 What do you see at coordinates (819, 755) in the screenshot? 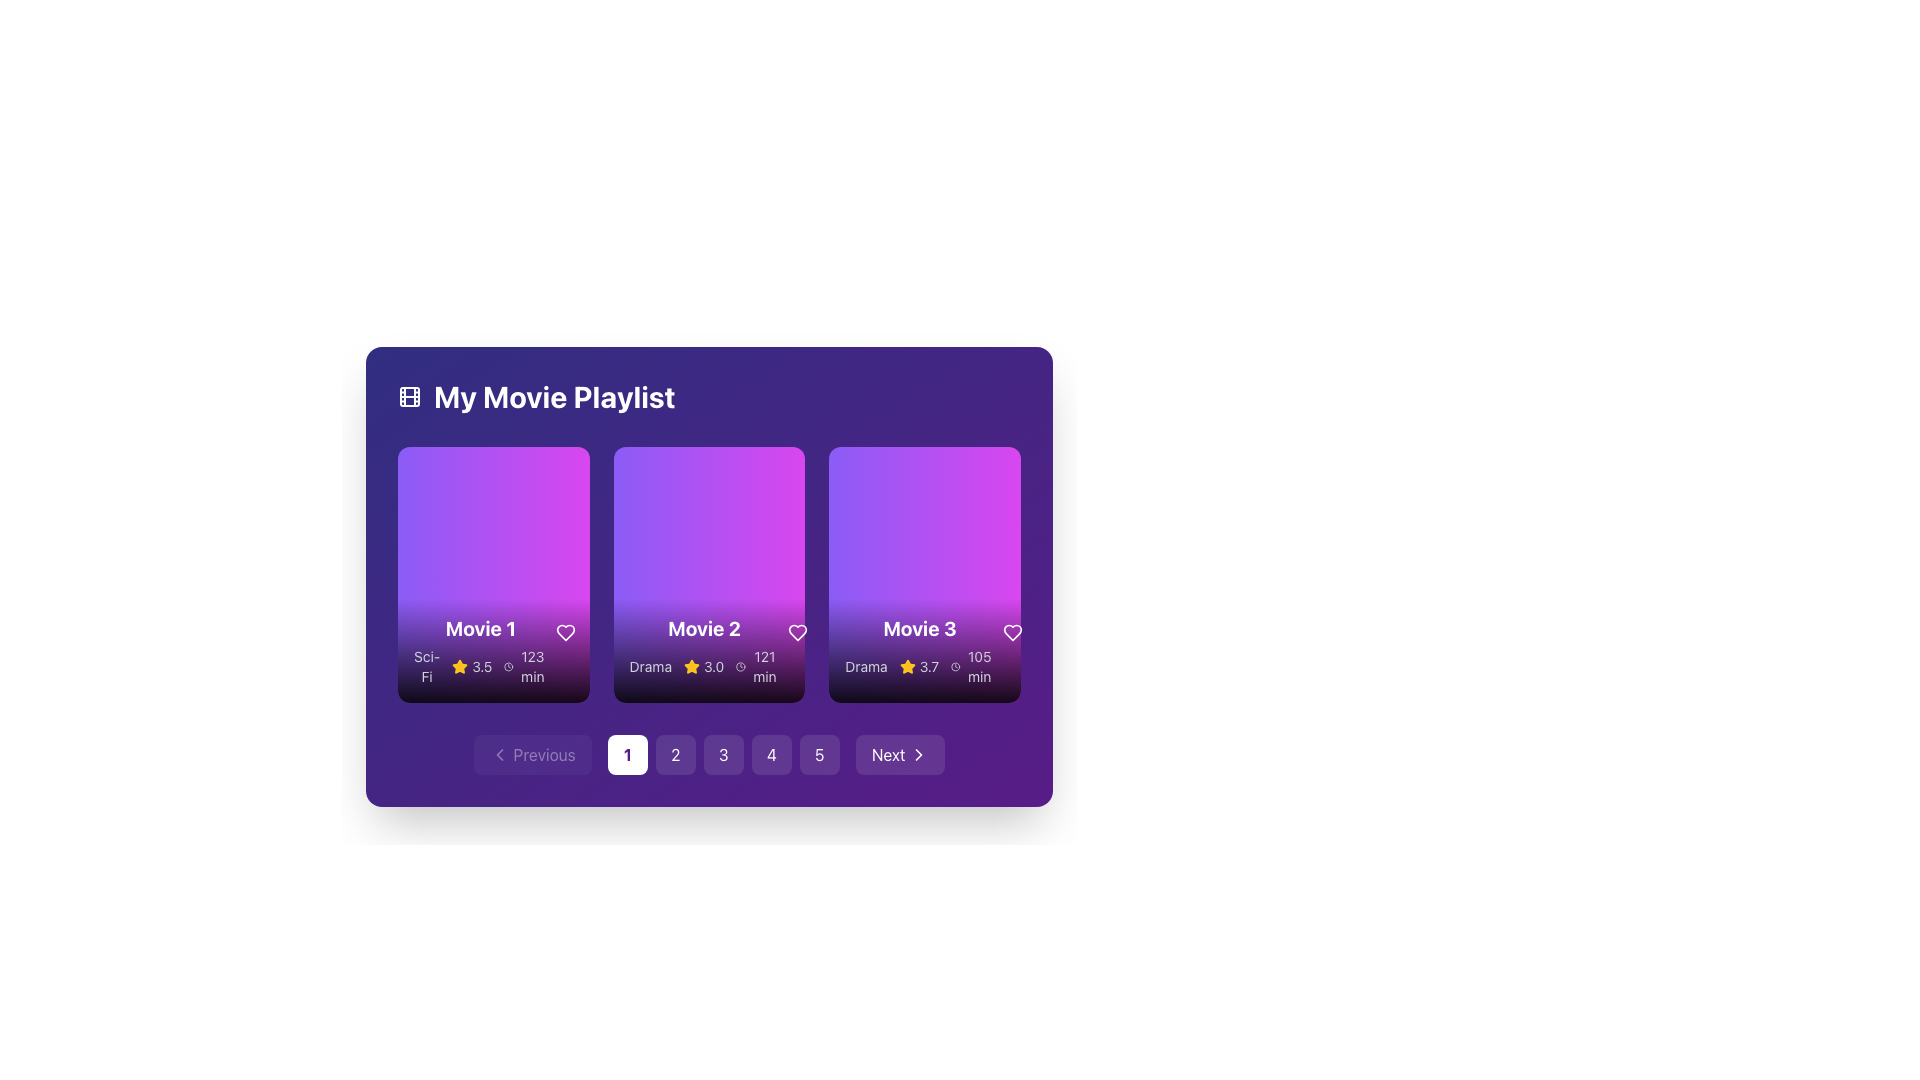
I see `the fifth page button in the 'My Movie Playlist' section` at bounding box center [819, 755].